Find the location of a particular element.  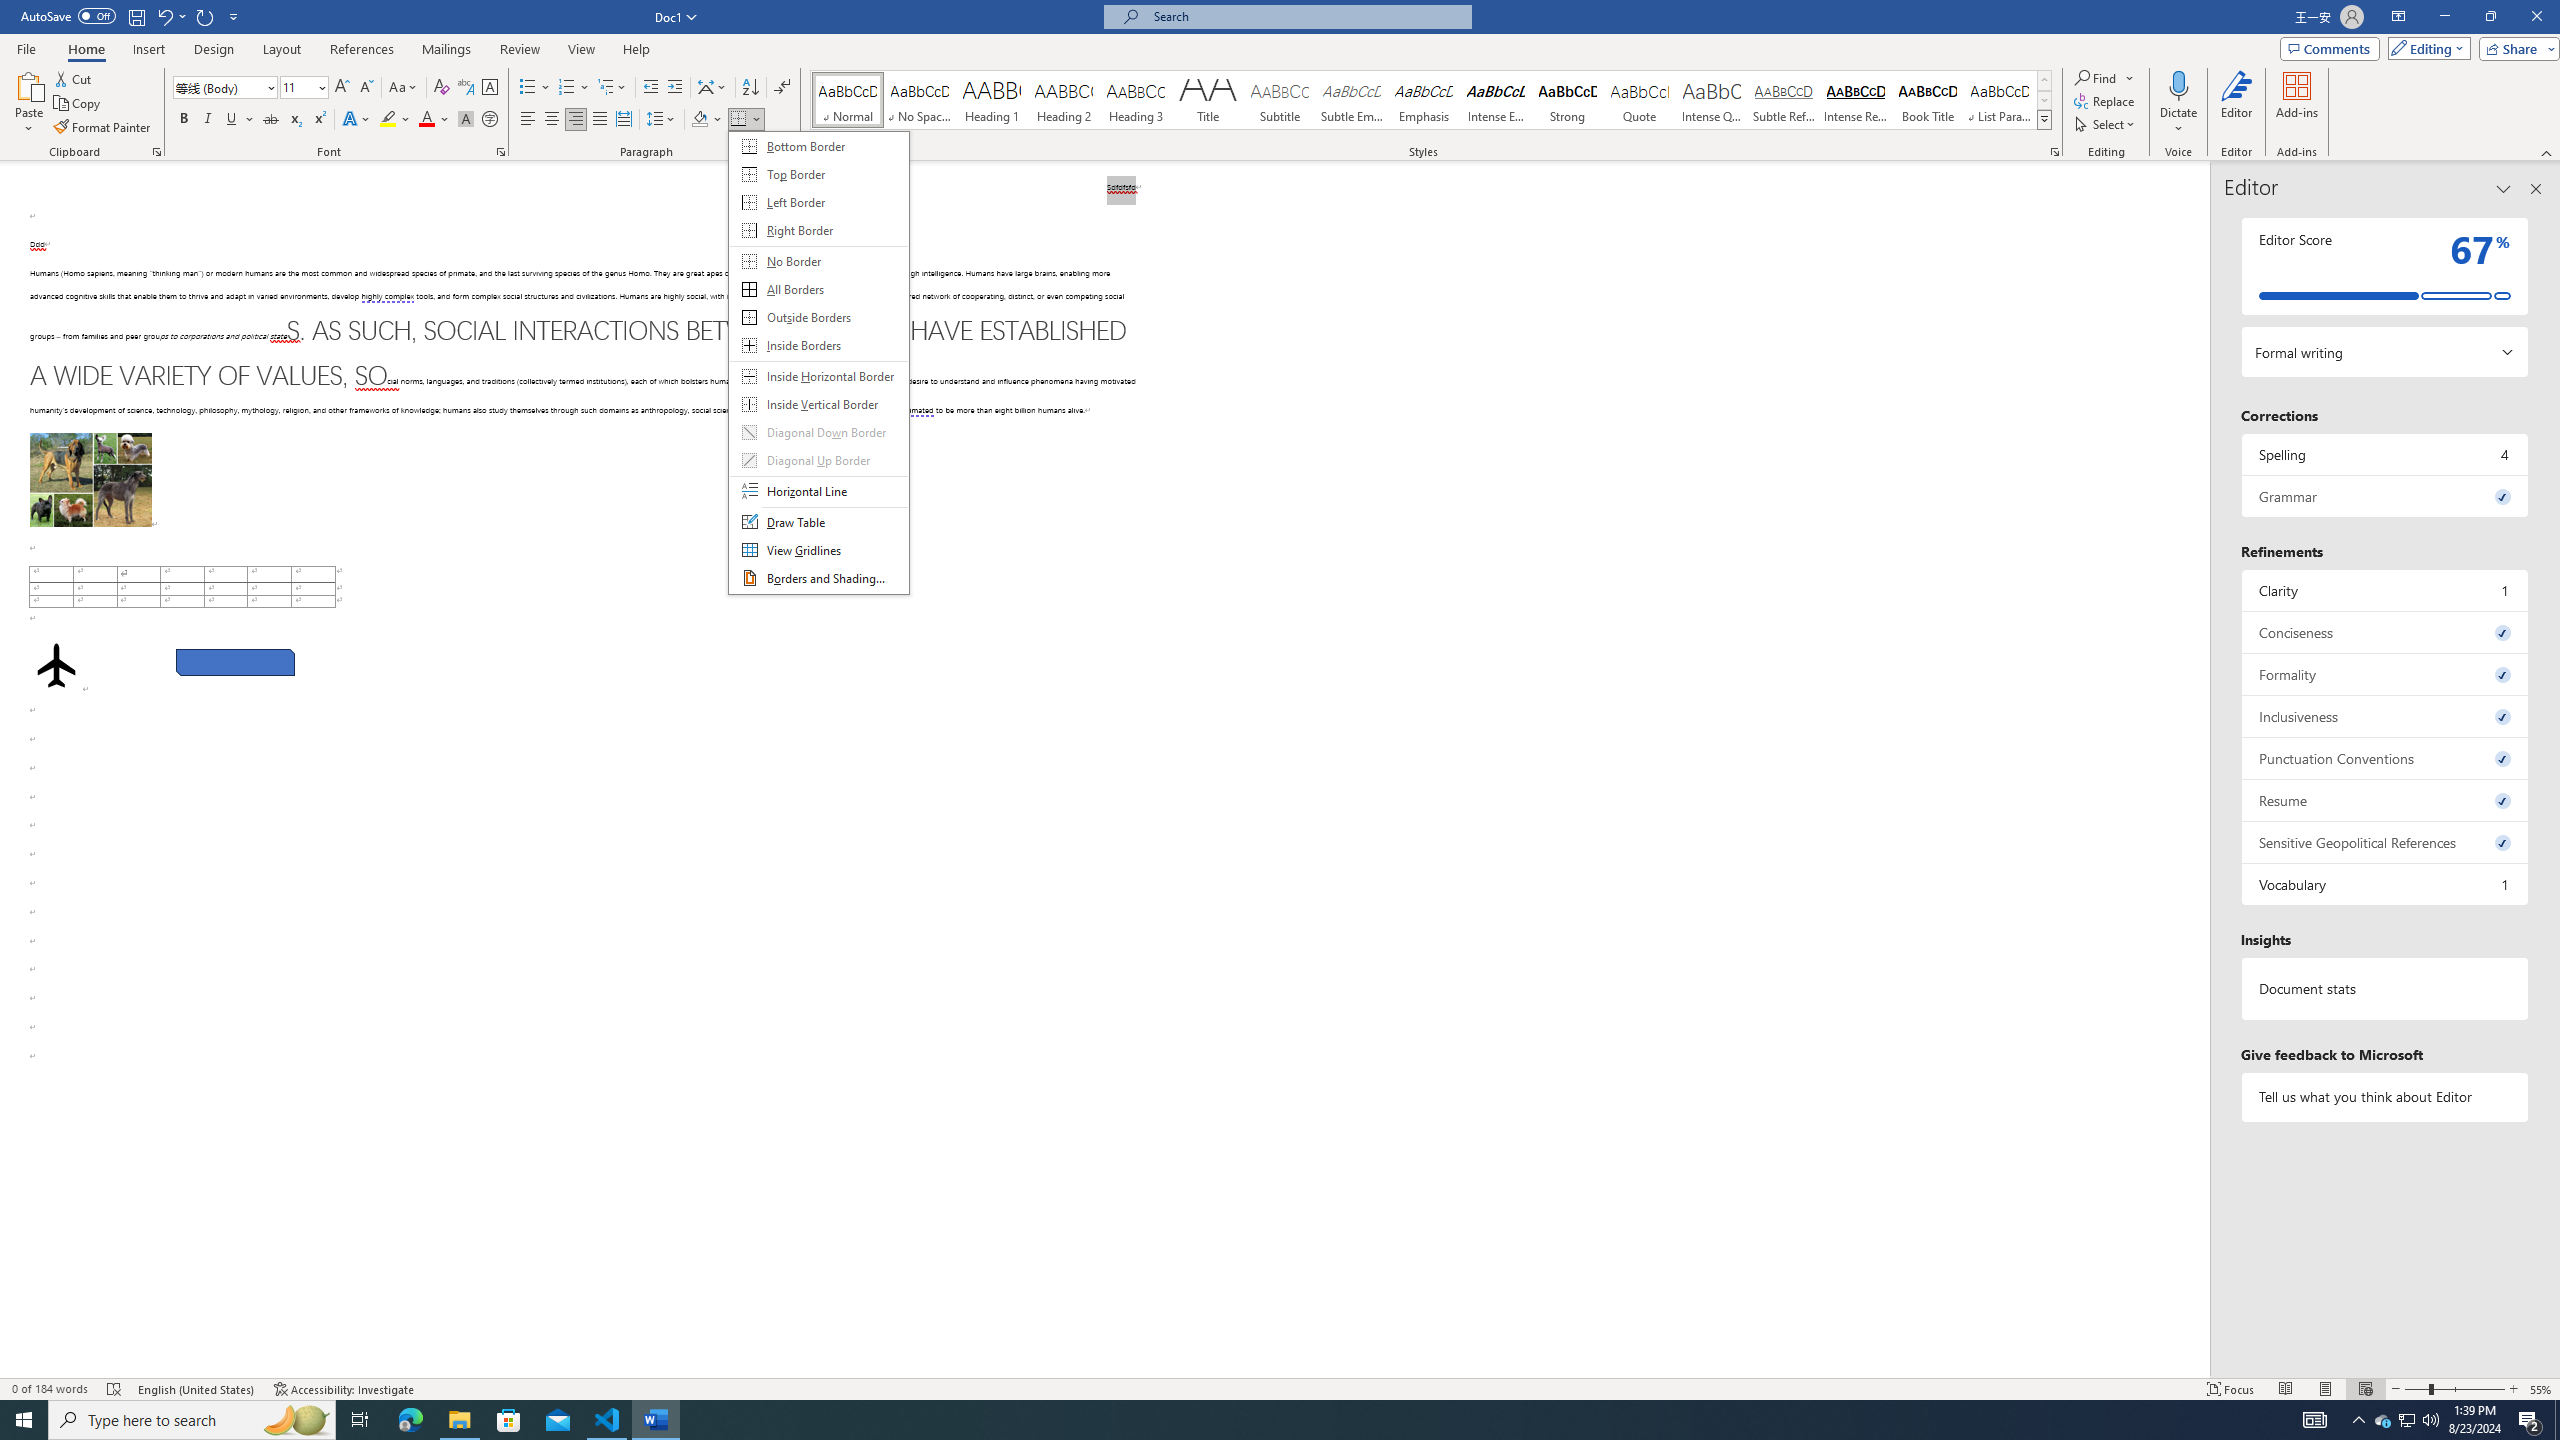

'Zoom' is located at coordinates (2454, 1389).